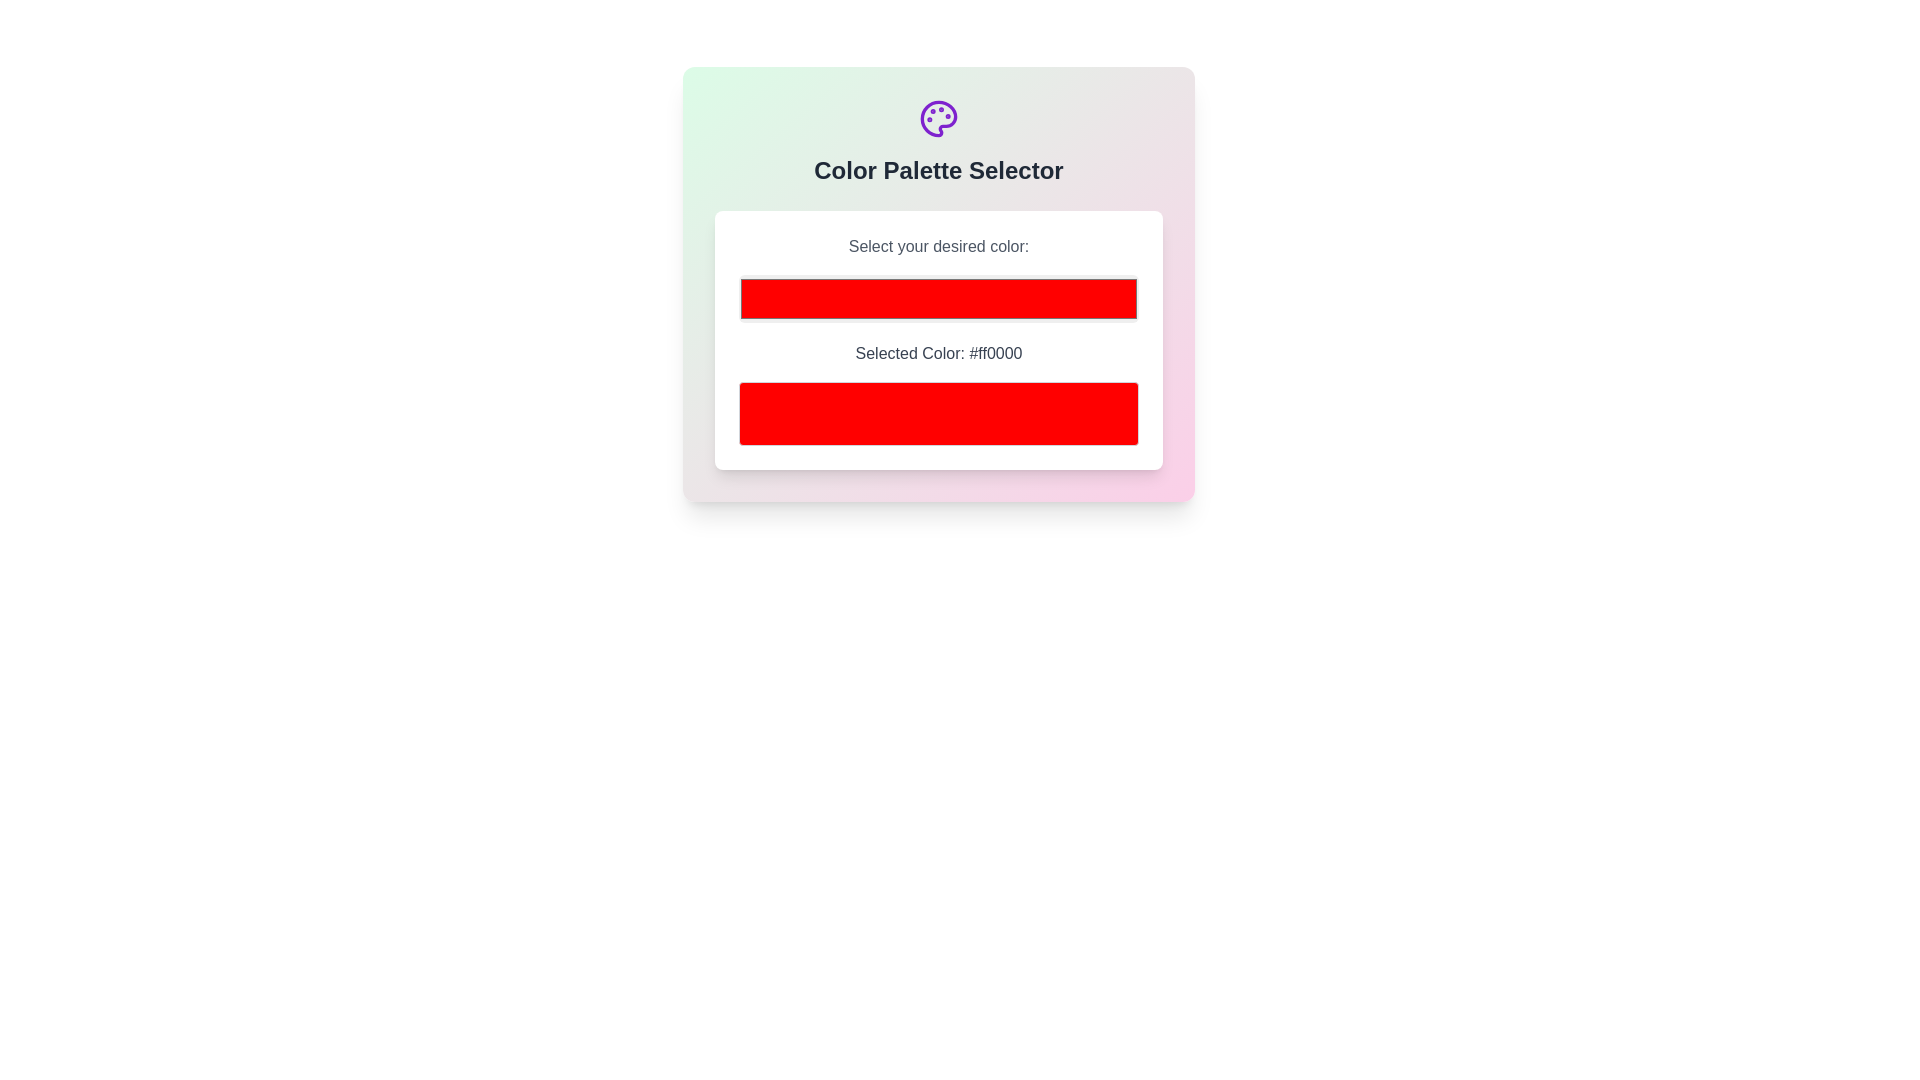  I want to click on the color picker to open the color selection interface, so click(938, 299).